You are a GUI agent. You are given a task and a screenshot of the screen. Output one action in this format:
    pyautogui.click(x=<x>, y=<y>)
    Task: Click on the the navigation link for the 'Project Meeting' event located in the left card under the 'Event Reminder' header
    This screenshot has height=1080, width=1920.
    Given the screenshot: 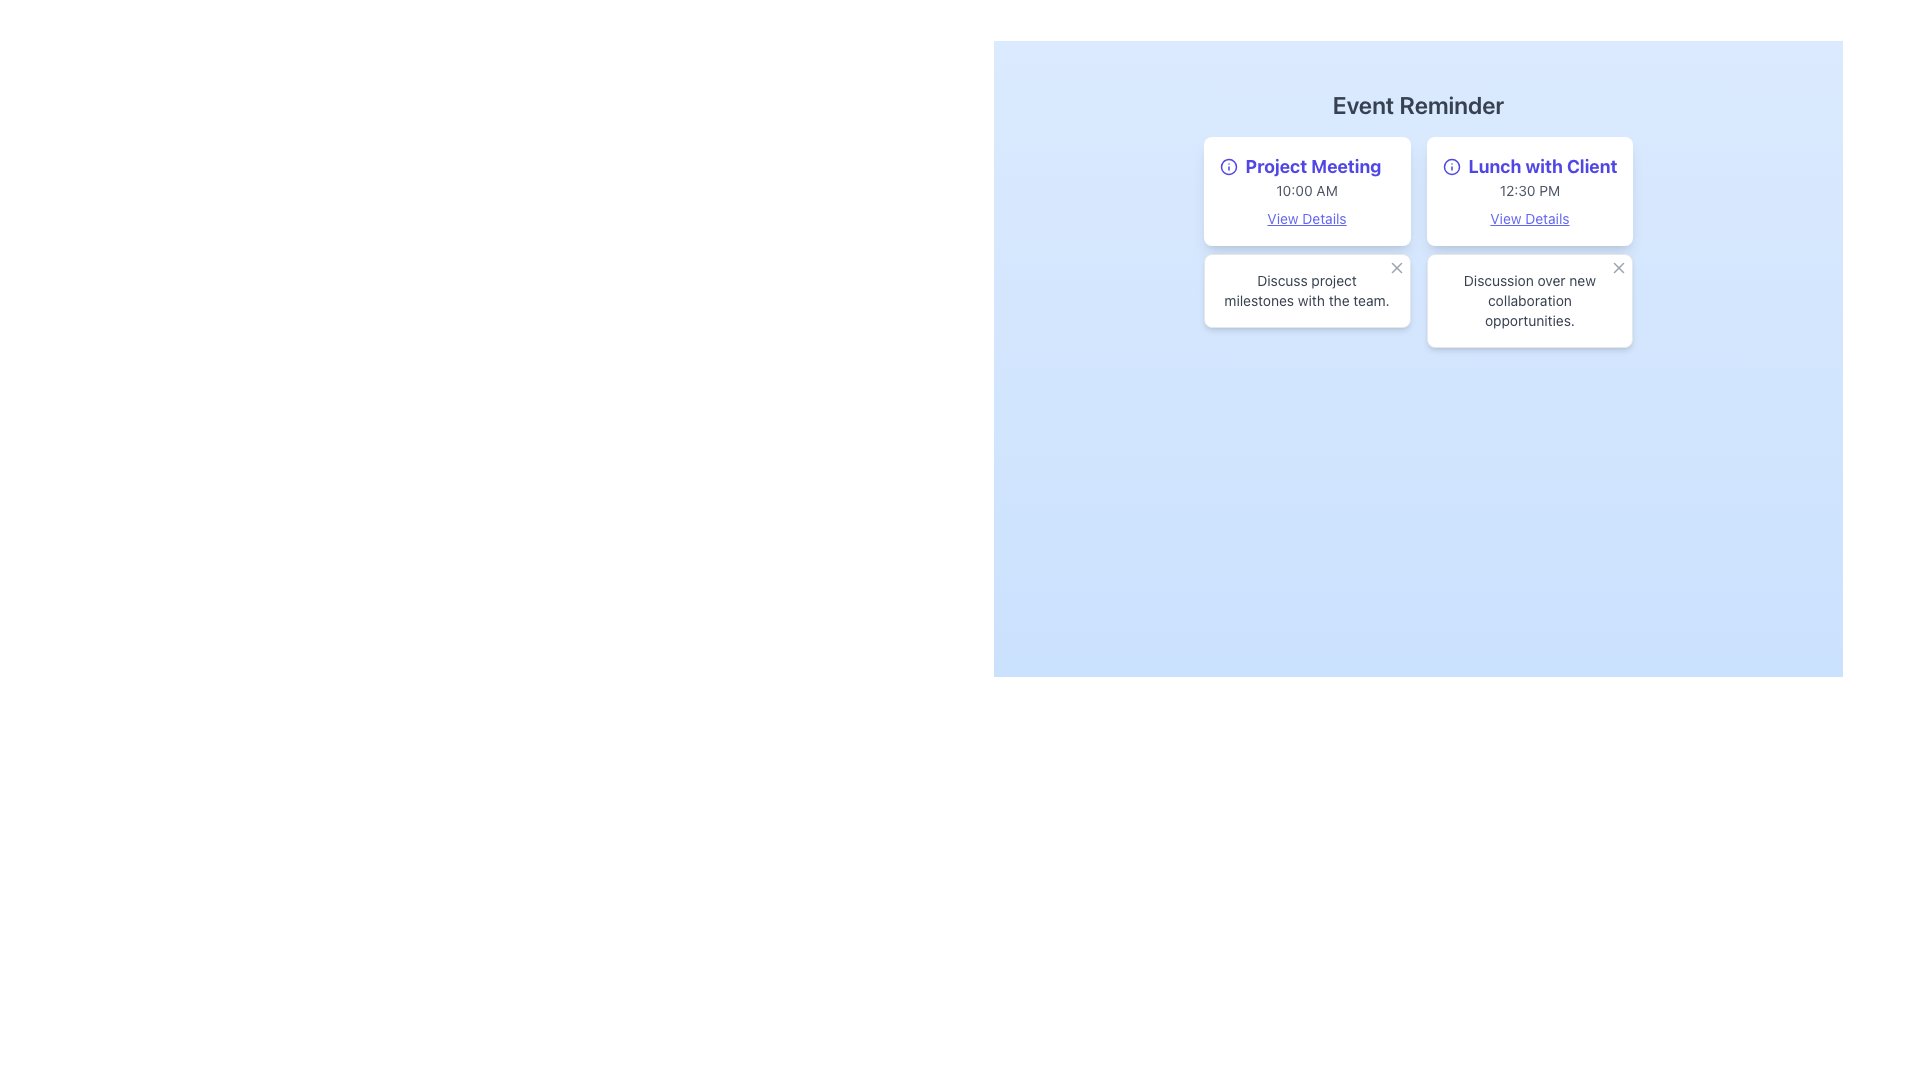 What is the action you would take?
    pyautogui.click(x=1306, y=219)
    